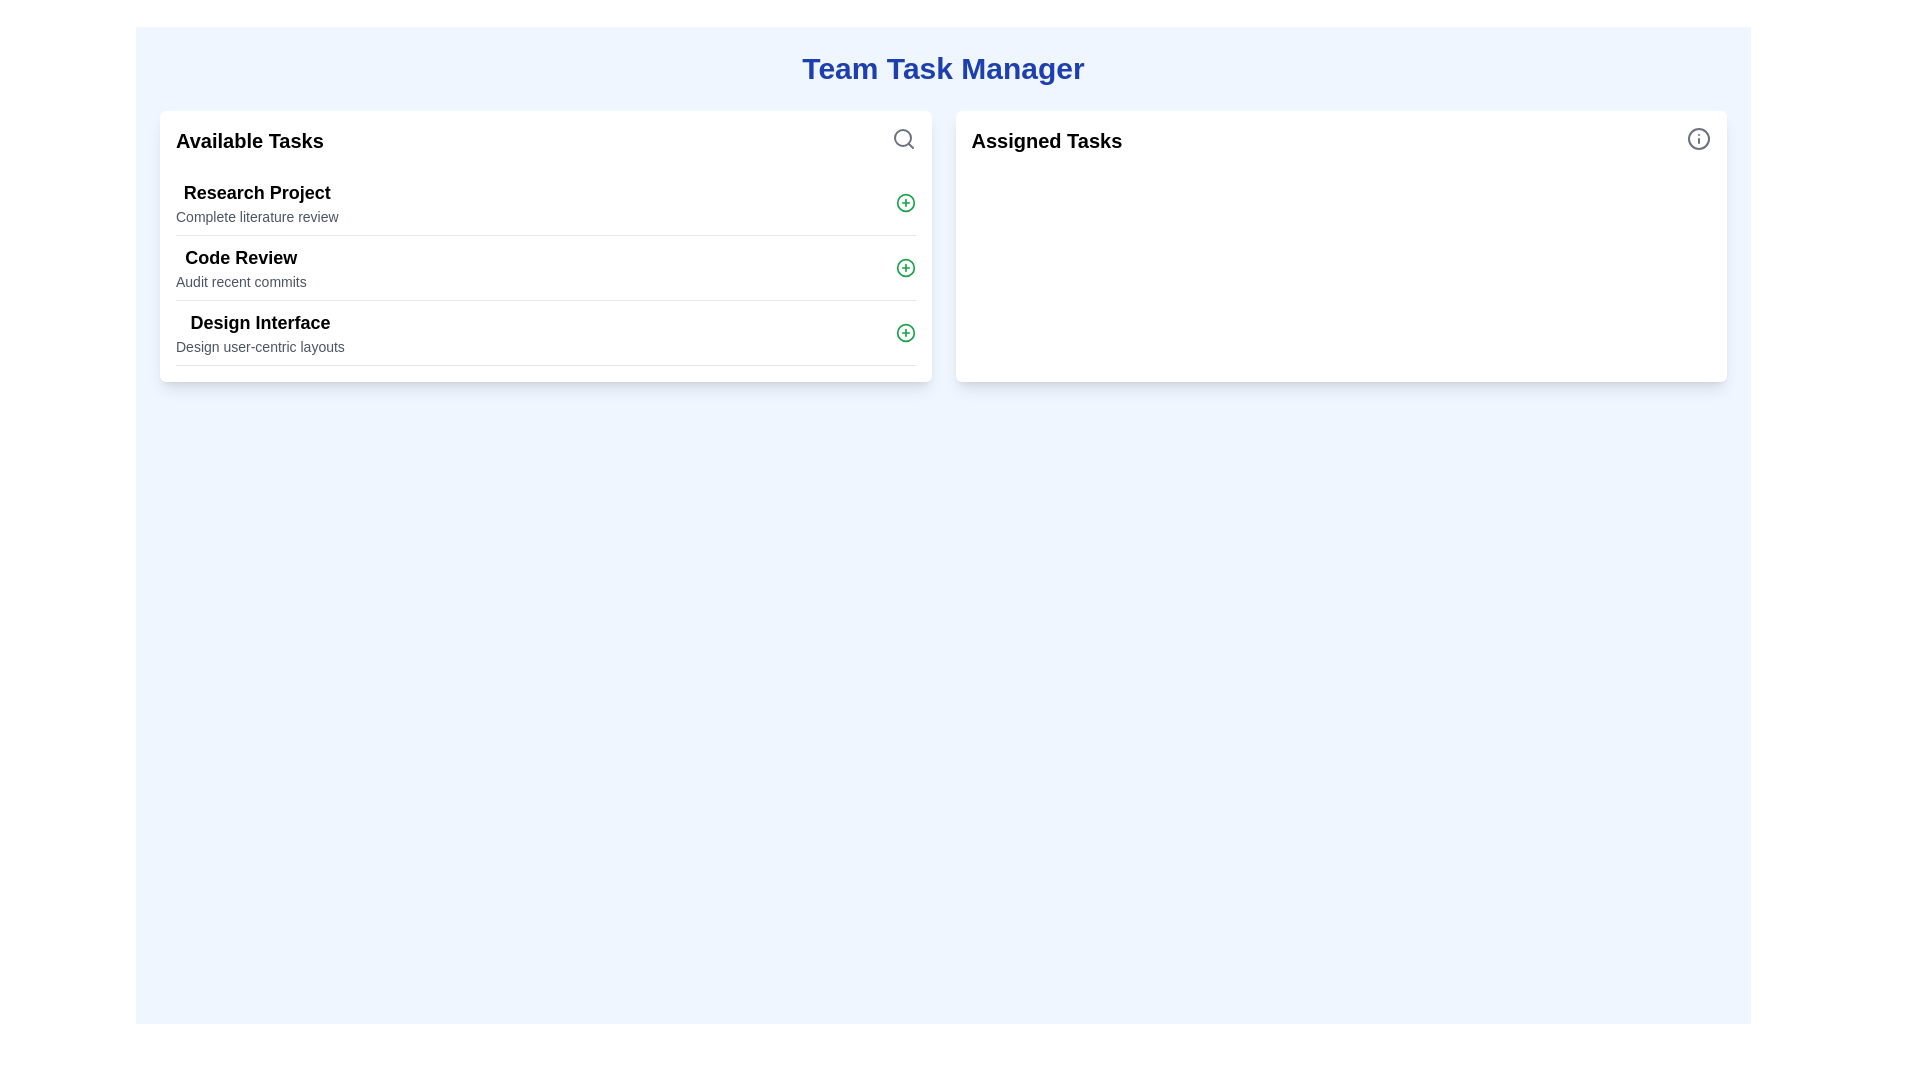 This screenshot has width=1920, height=1080. I want to click on the search icon located in the top right corner of the 'Available Tasks' section, so click(902, 137).